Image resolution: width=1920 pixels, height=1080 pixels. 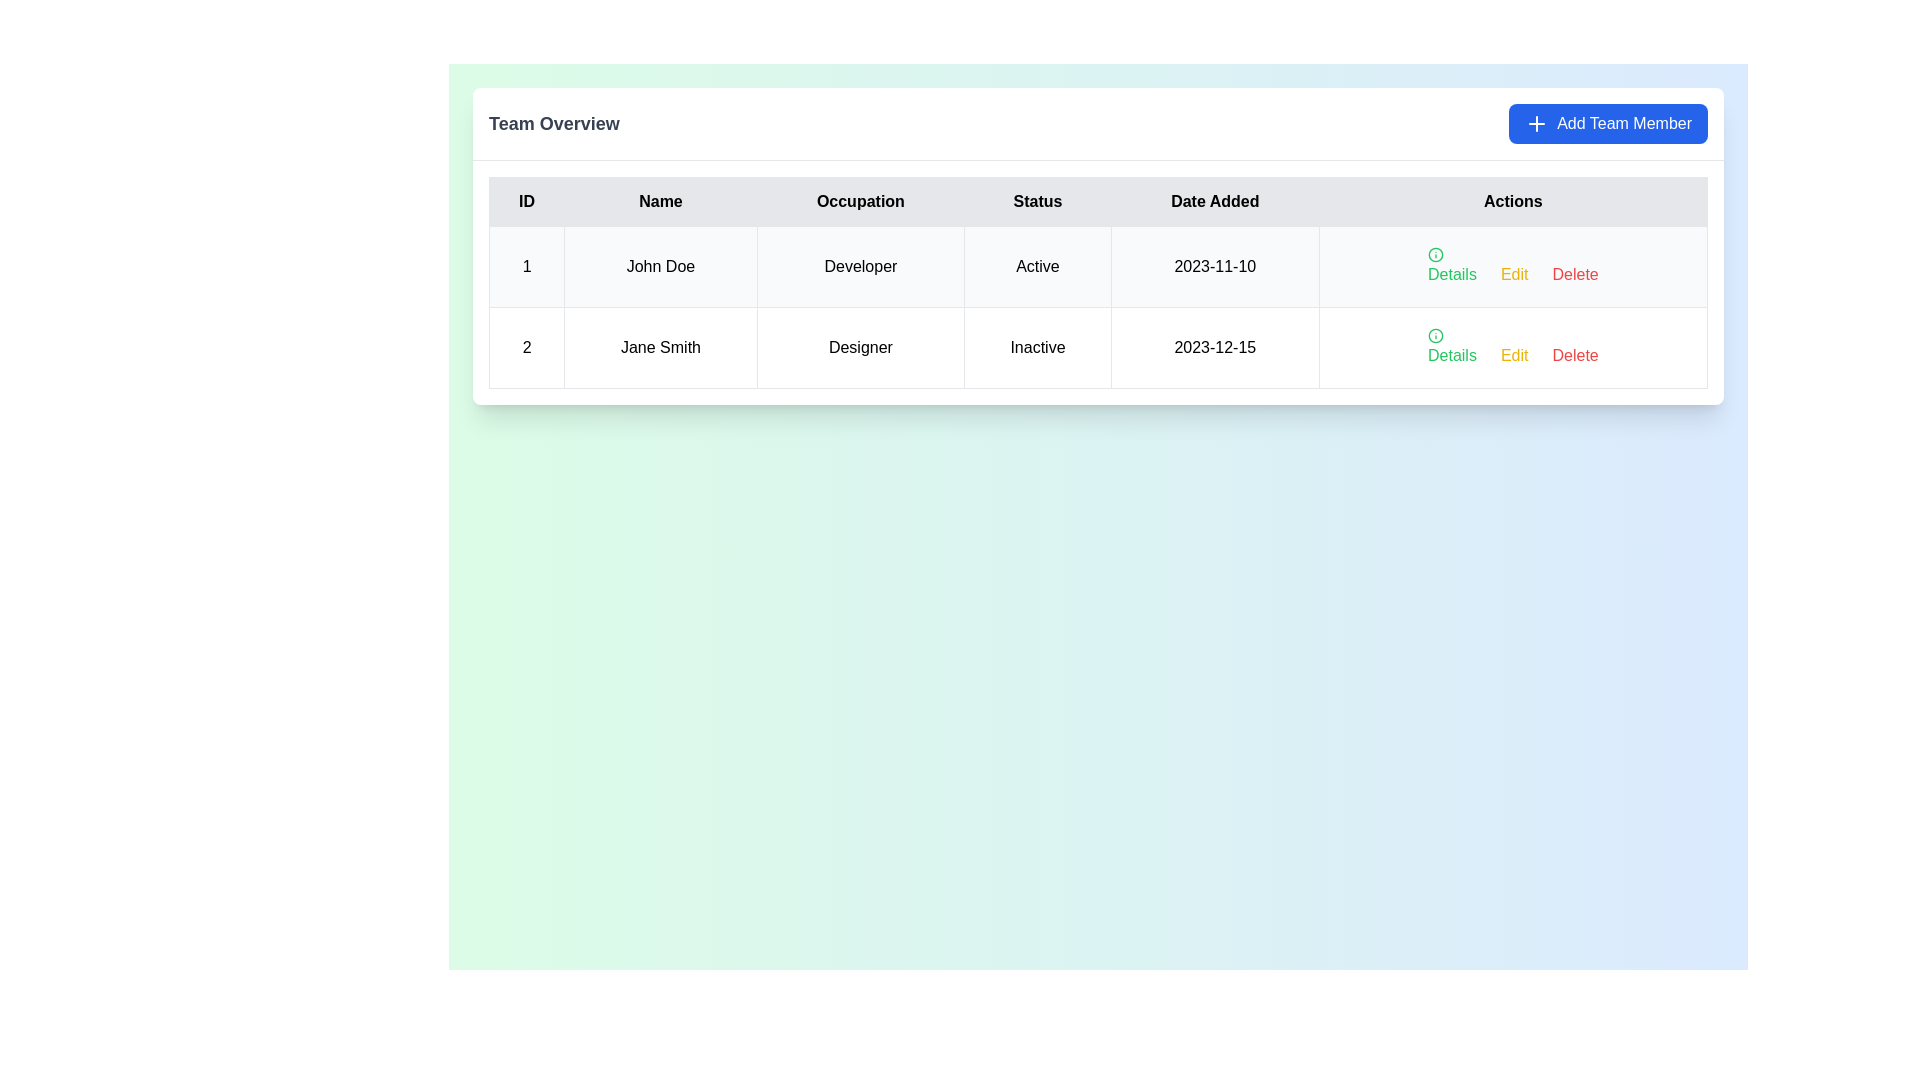 What do you see at coordinates (860, 201) in the screenshot?
I see `the table header cell labeled 'Occupation', which is the third column header between 'Name' and 'Status' in the table below the 'Team Overview' title` at bounding box center [860, 201].